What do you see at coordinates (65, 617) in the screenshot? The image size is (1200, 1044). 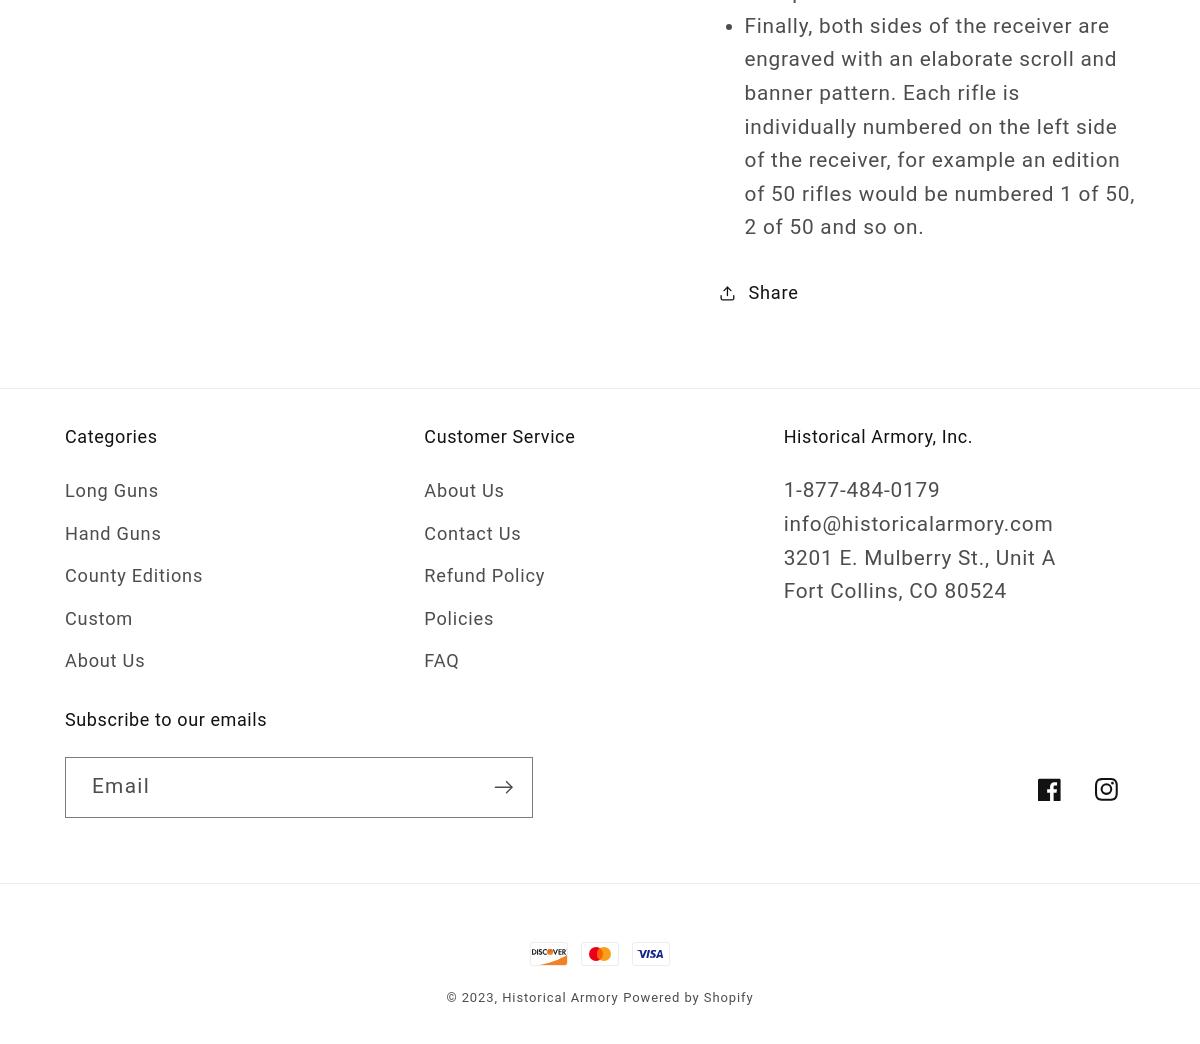 I see `'Custom'` at bounding box center [65, 617].